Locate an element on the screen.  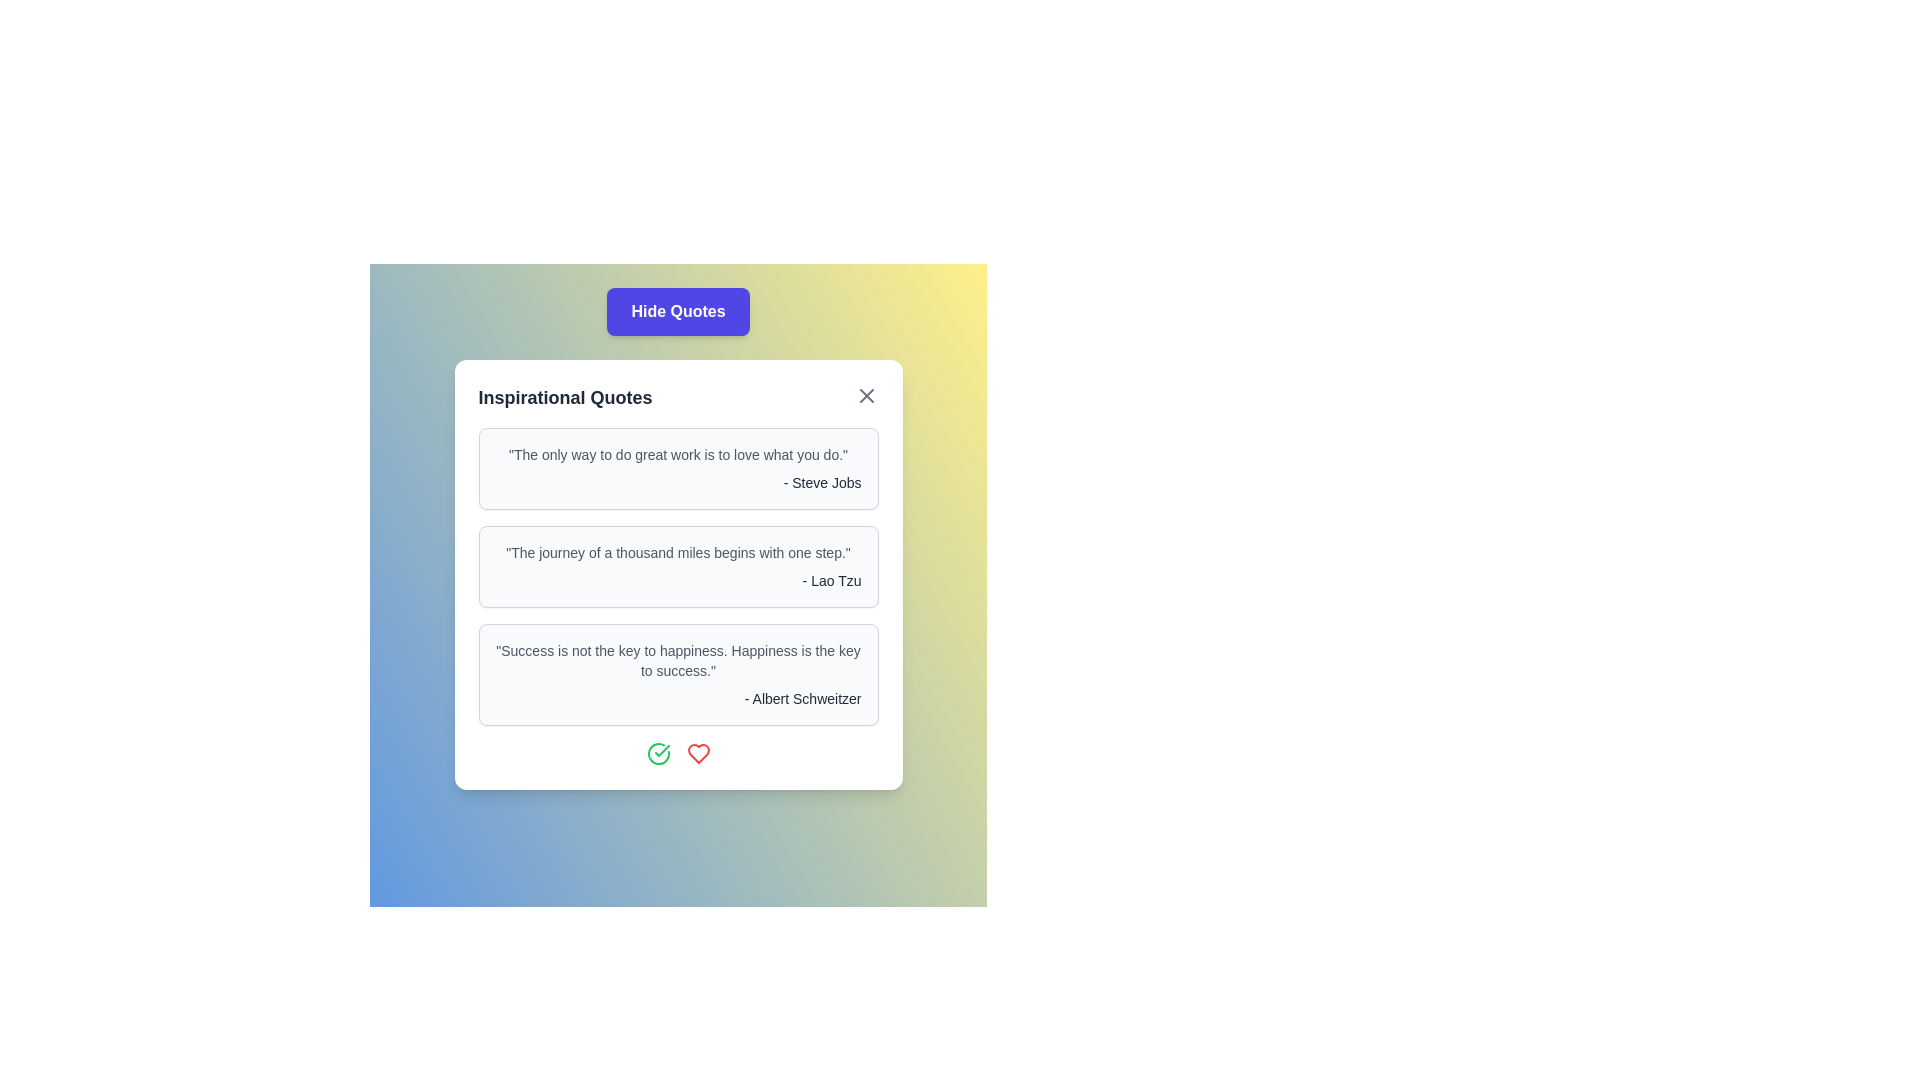
the second quote card in the Inspirational Quotes section is located at coordinates (678, 567).